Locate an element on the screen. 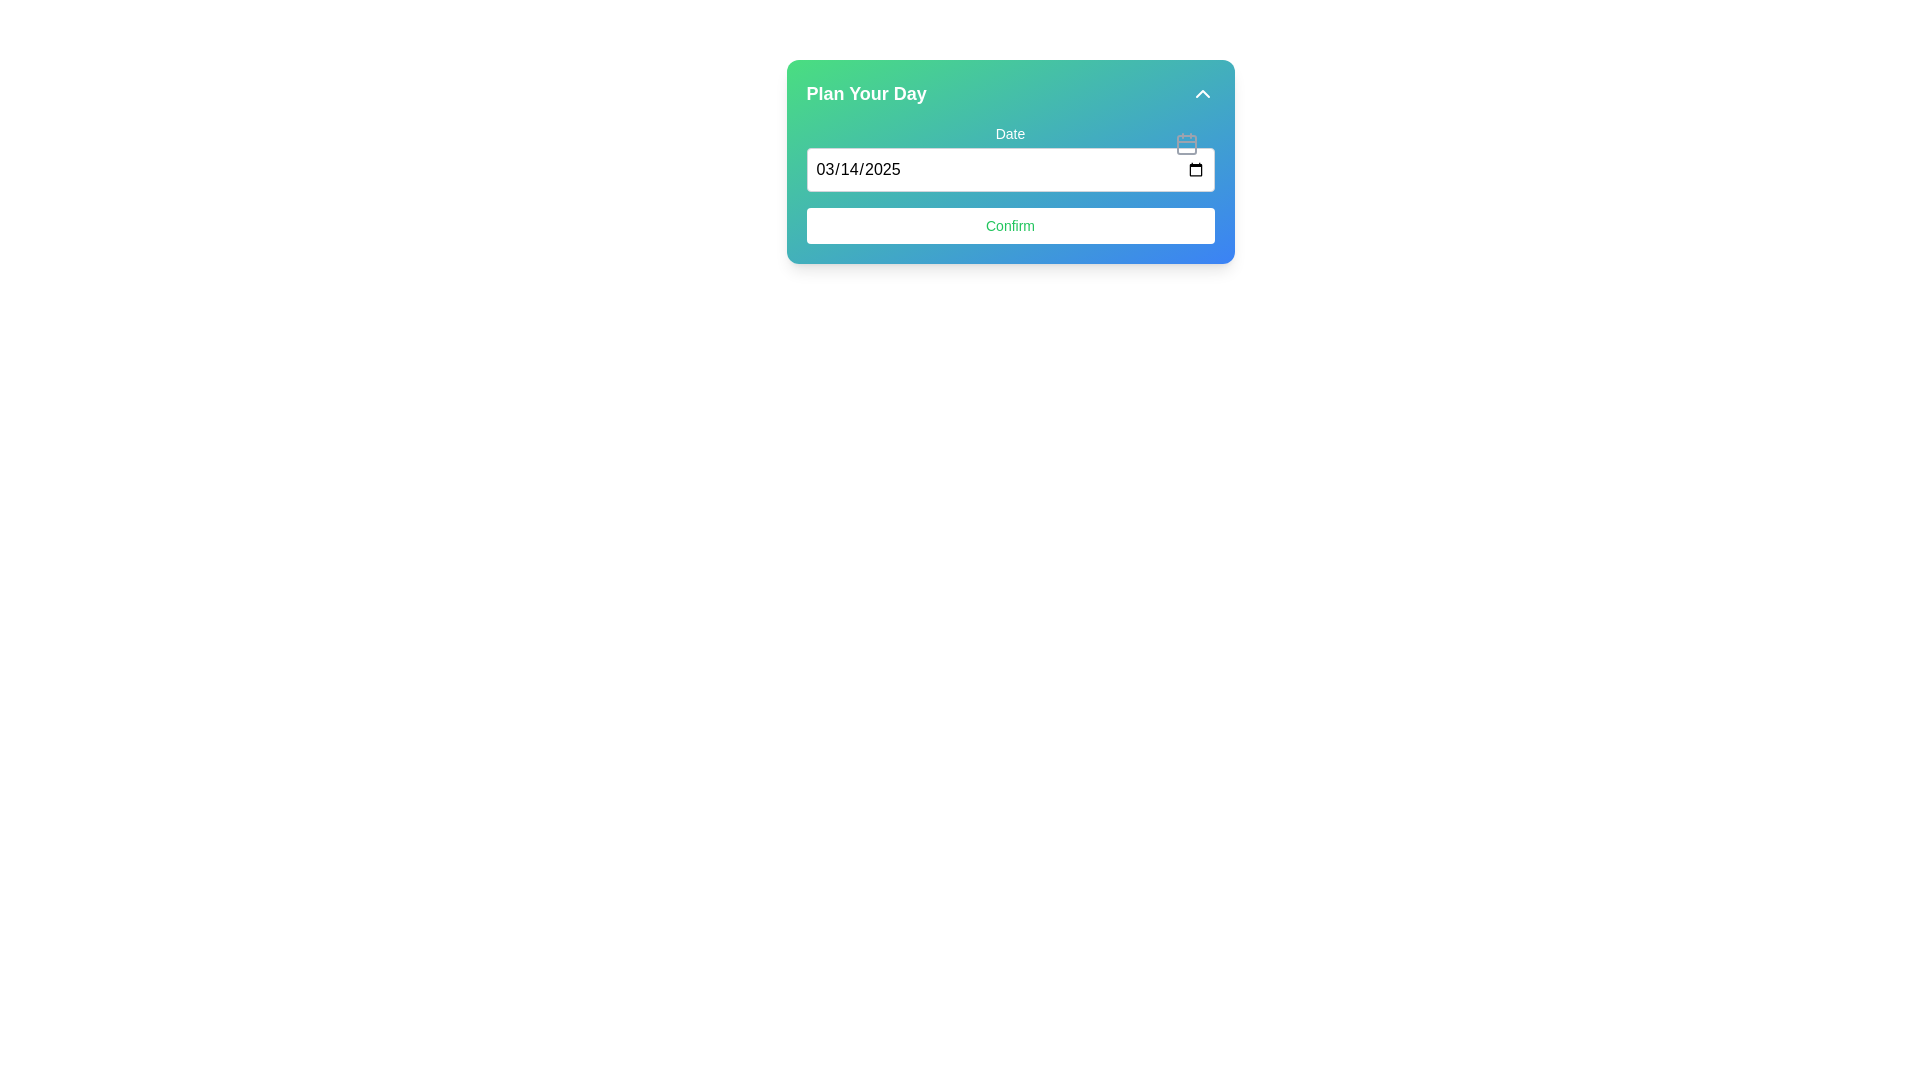  the calendar icon located at the top-right corner of the 'Plan Your Day' card is located at coordinates (1186, 142).